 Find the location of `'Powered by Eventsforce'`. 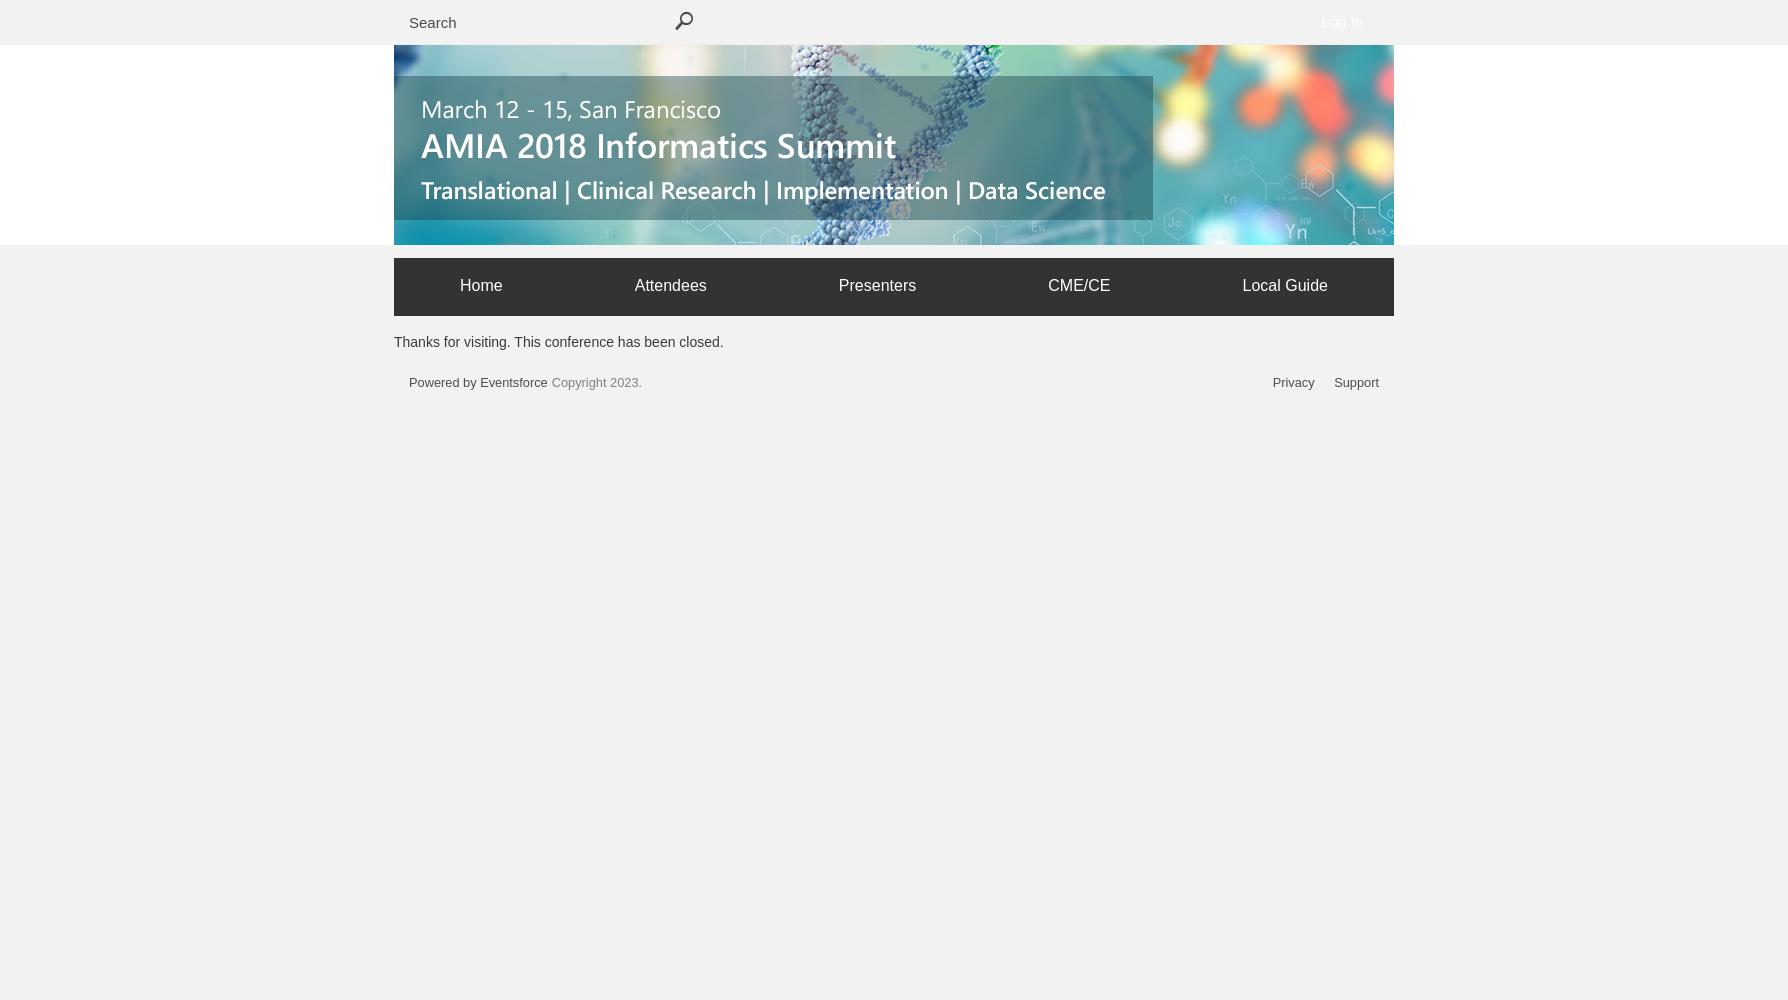

'Powered by Eventsforce' is located at coordinates (407, 381).